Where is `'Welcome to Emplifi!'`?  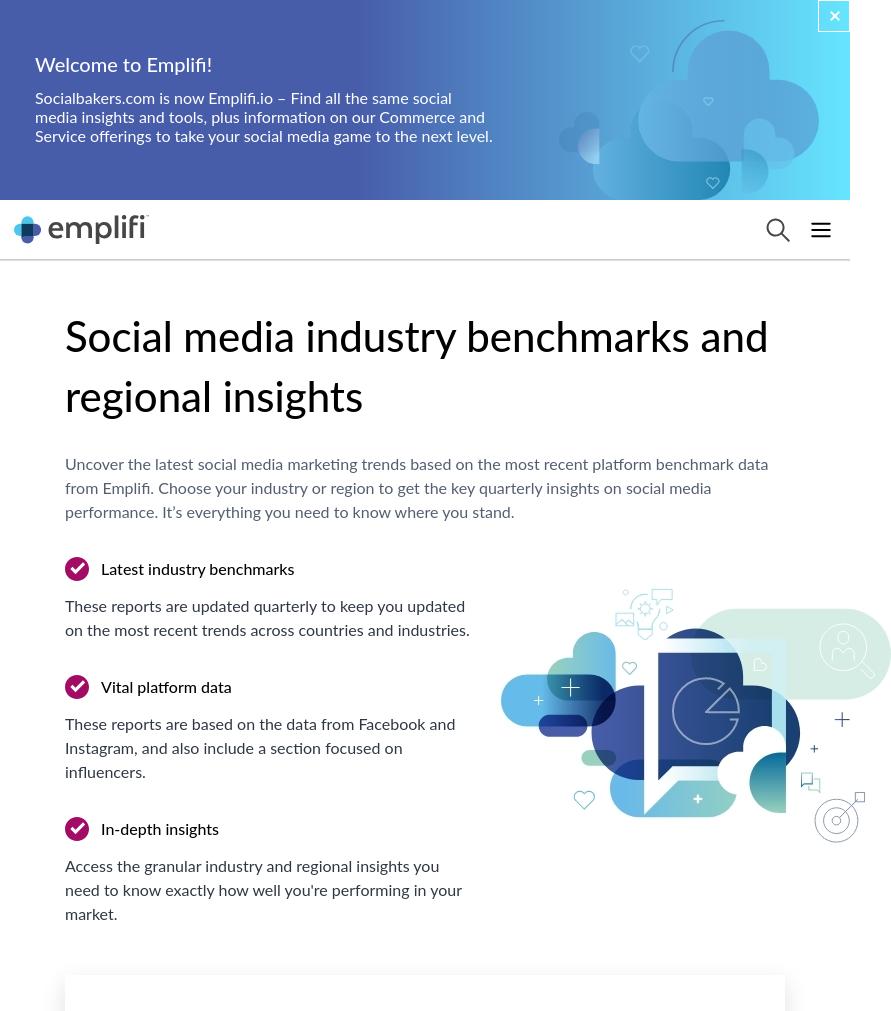
'Welcome to Emplifi!' is located at coordinates (122, 64).